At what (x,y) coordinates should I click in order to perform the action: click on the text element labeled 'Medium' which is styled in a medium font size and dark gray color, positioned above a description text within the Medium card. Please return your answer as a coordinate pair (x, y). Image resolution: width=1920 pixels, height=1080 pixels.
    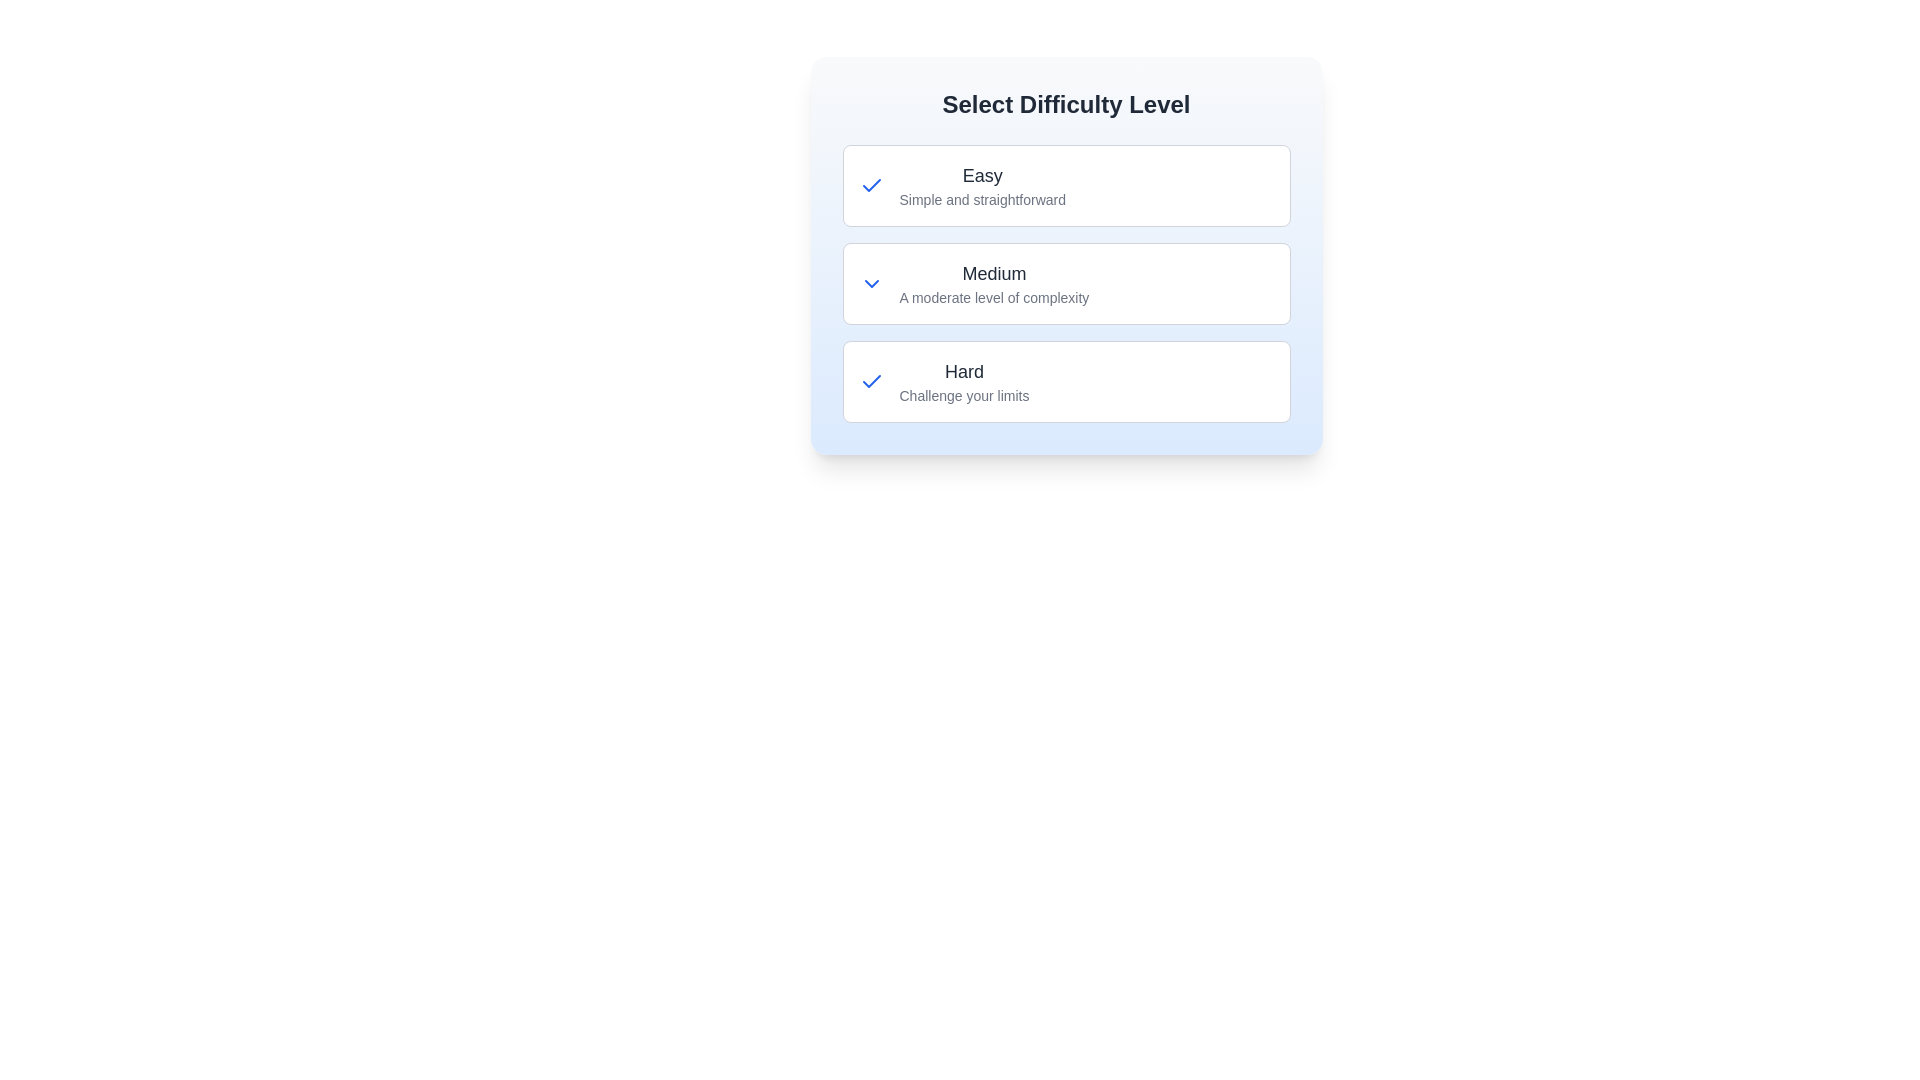
    Looking at the image, I should click on (994, 273).